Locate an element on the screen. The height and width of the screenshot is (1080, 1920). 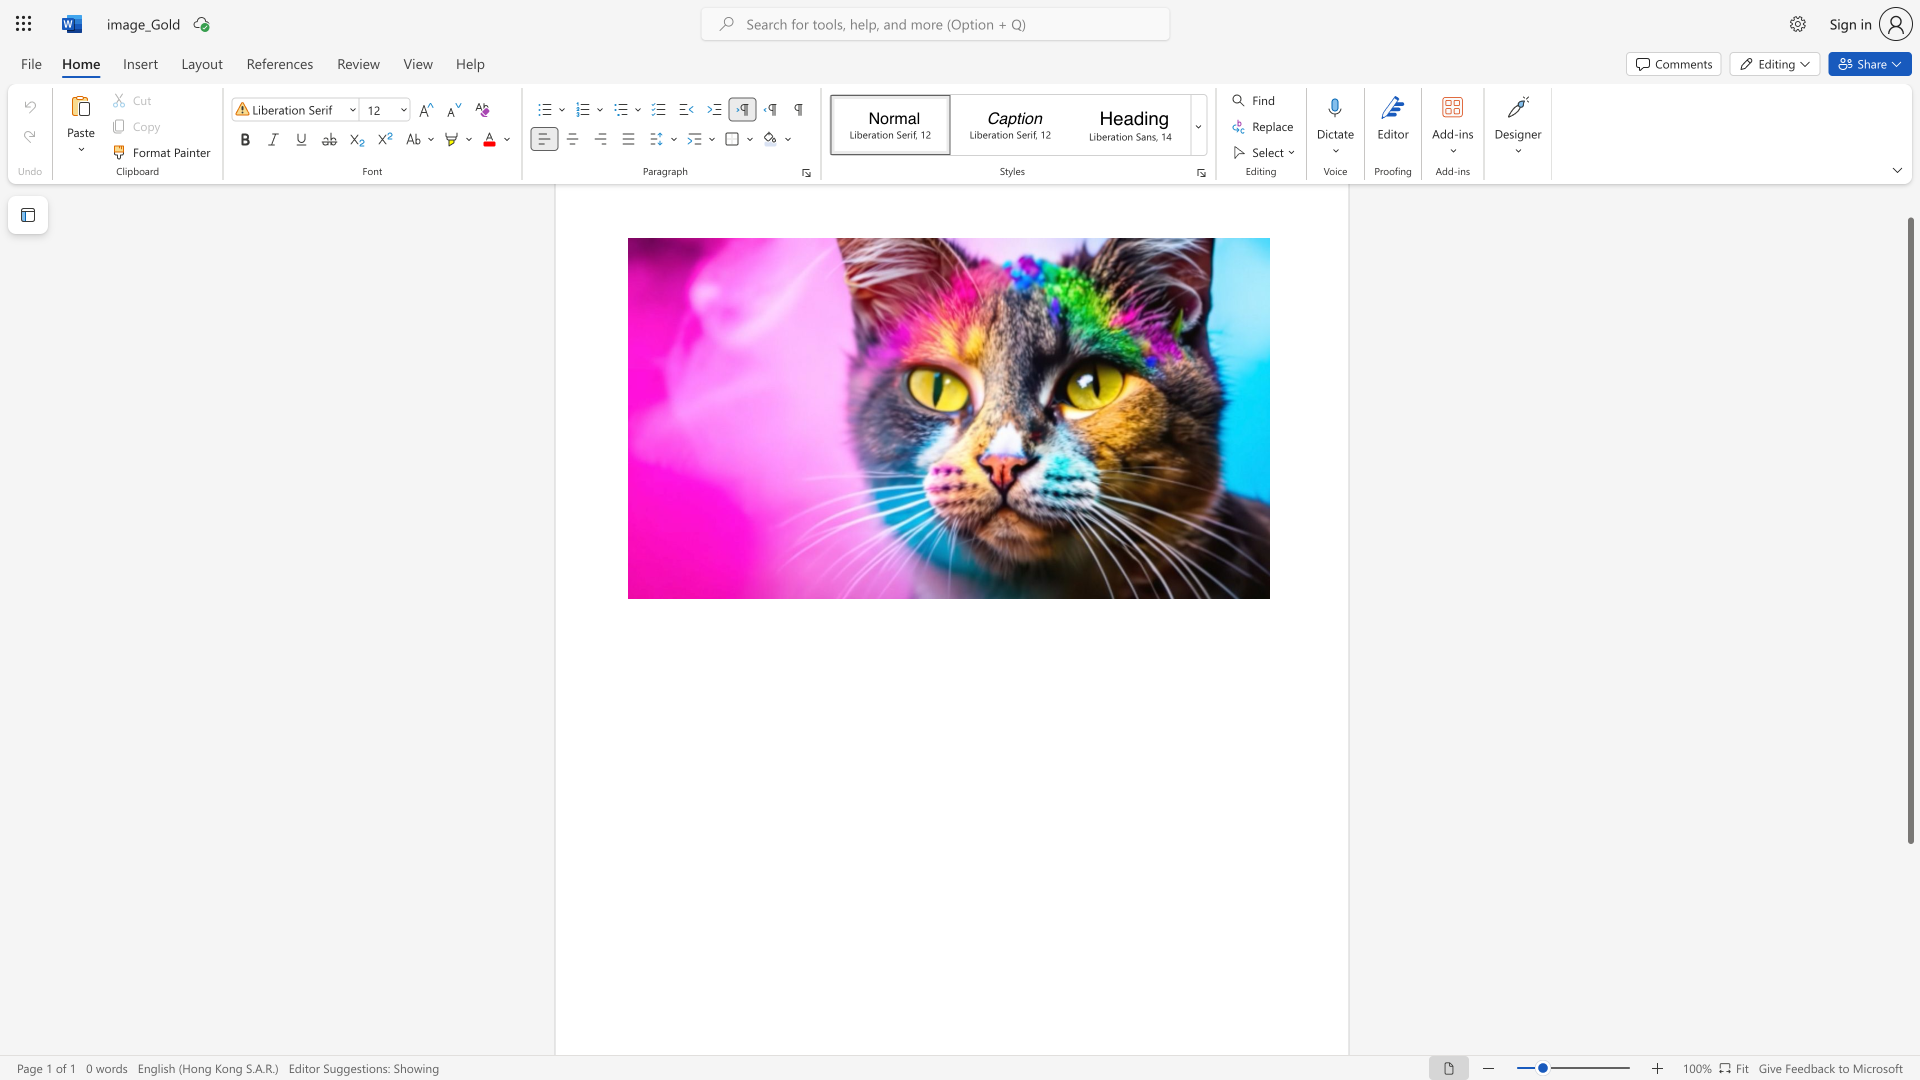
the scrollbar and move down 150 pixels is located at coordinates (1909, 530).